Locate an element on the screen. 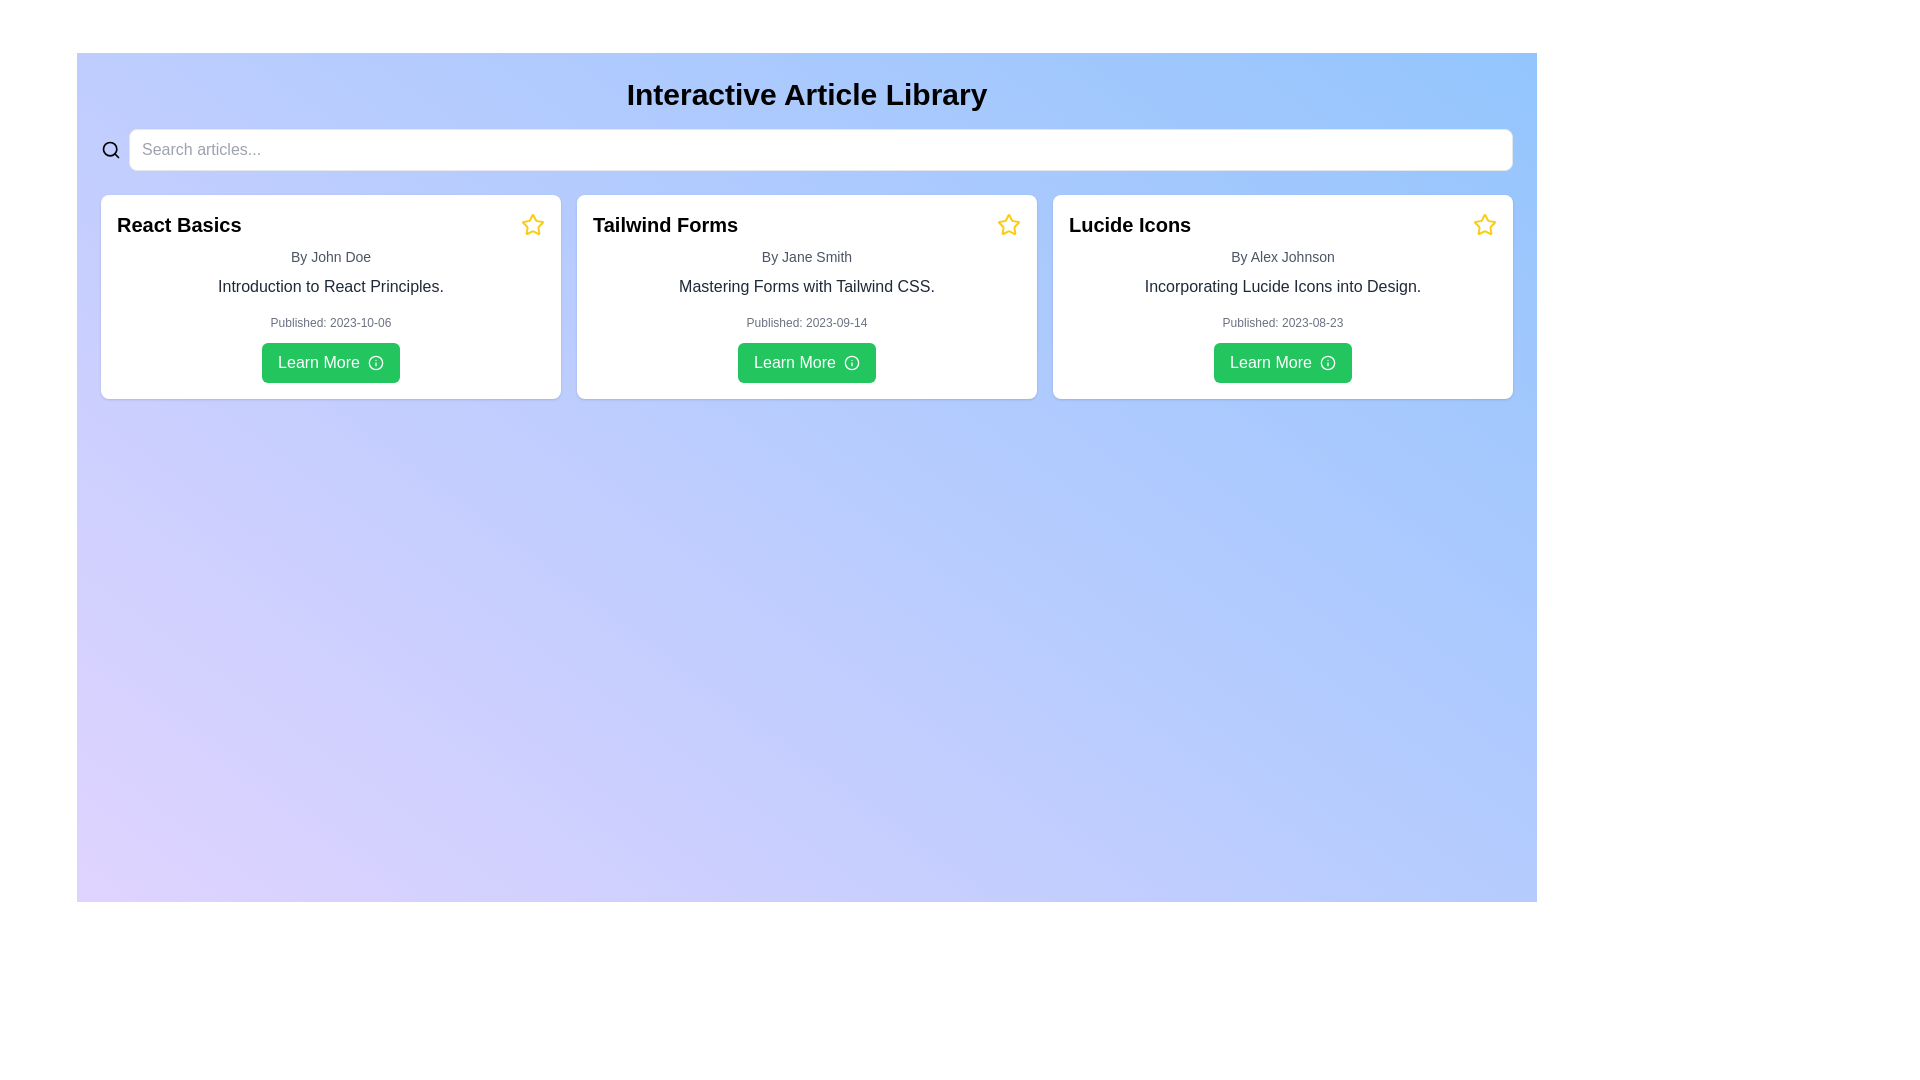 This screenshot has width=1920, height=1080. the star icon located at the top-right corner of the 'React Basics' article card to favorite the item is located at coordinates (532, 224).